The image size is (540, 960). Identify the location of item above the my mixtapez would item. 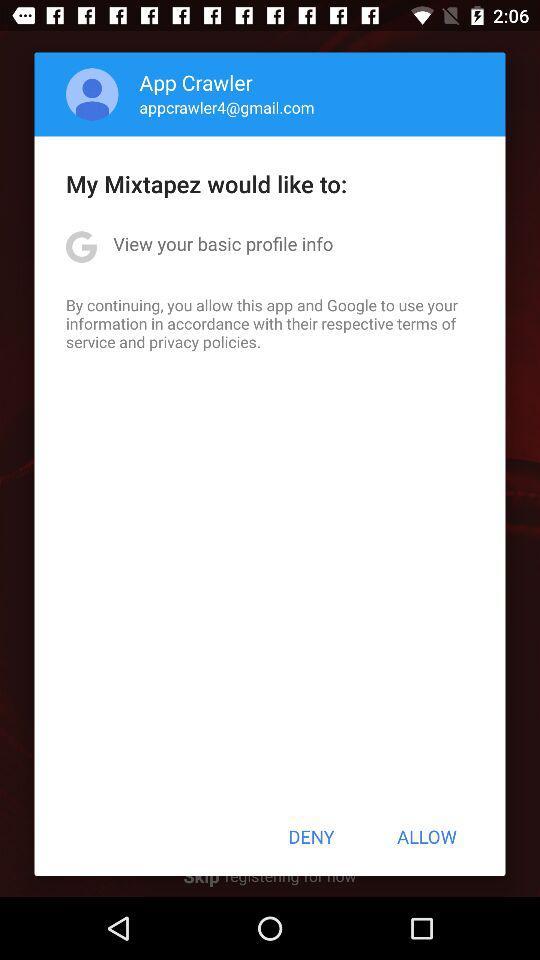
(226, 107).